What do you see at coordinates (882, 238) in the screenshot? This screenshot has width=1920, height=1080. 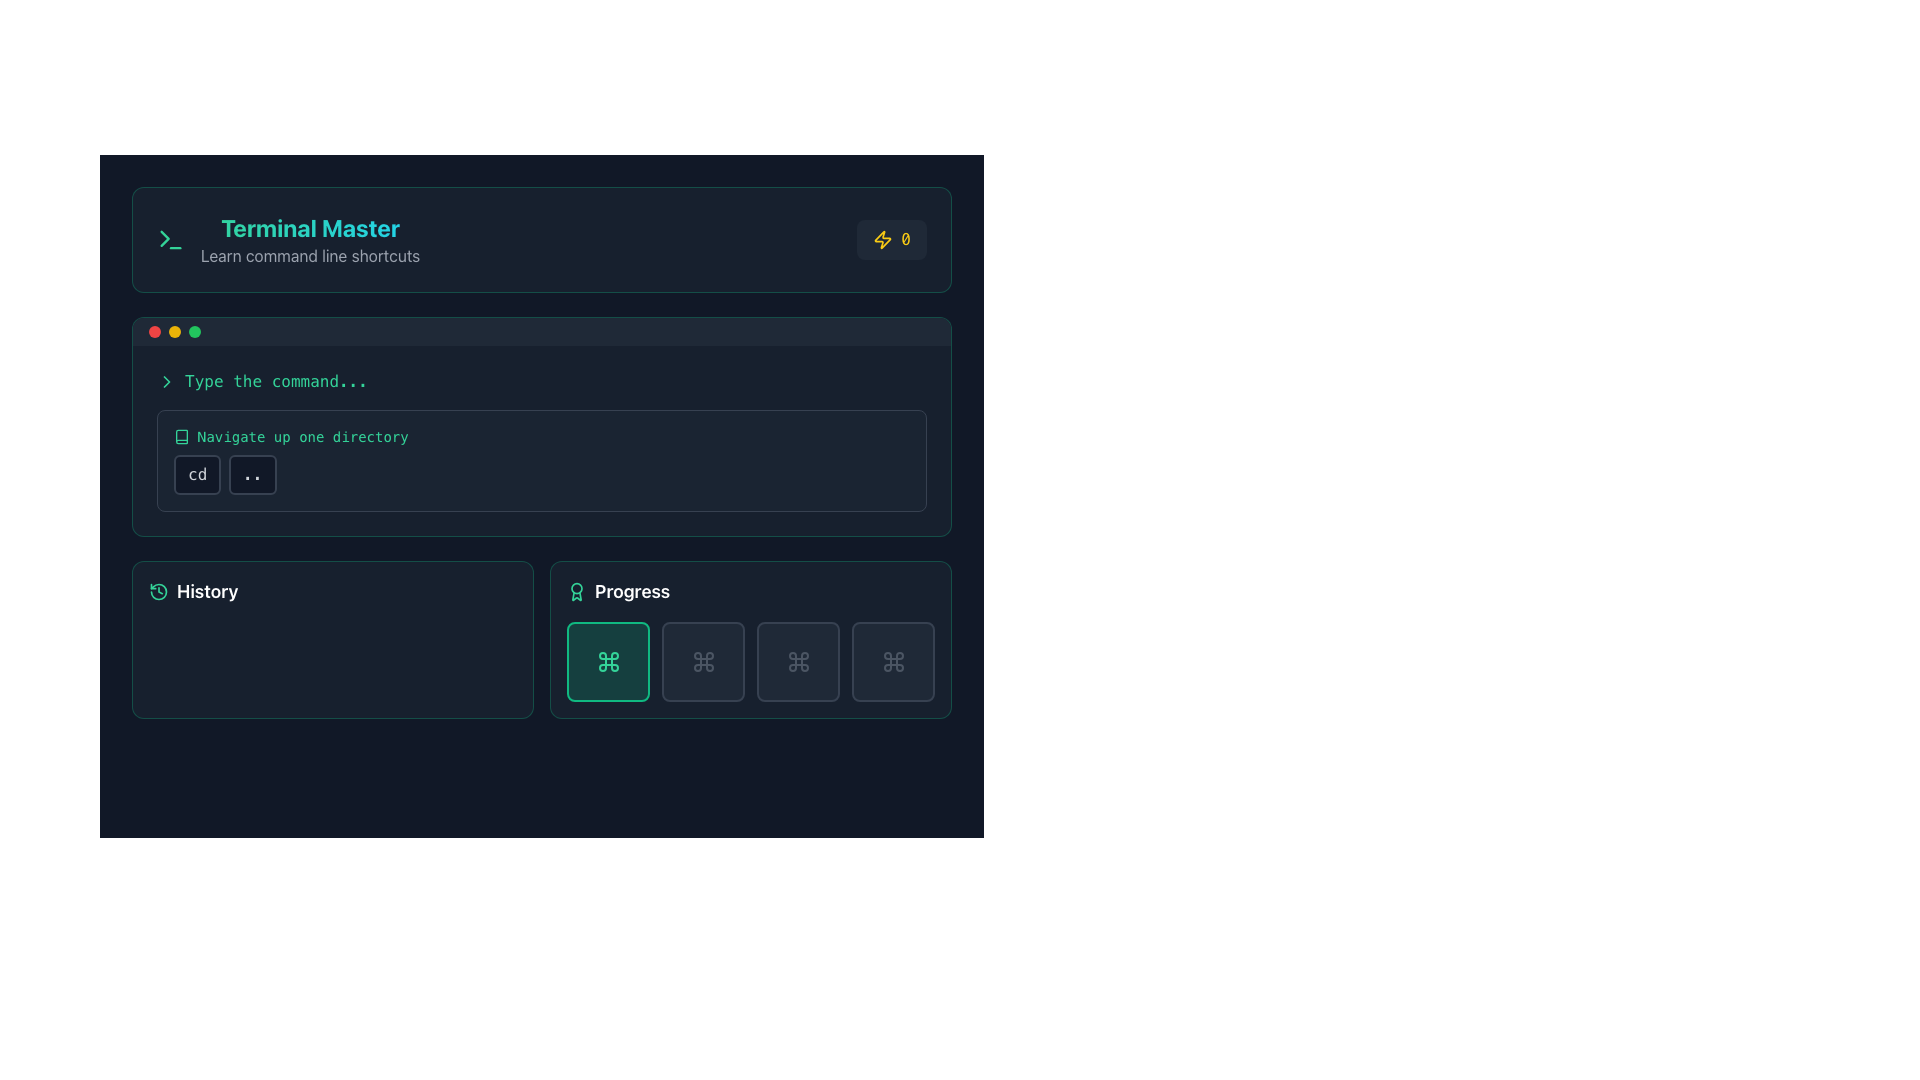 I see `the small yellow lightning bolt icon located at the top right corner of the application interface, which is part of a horizontally aligned group of three elements` at bounding box center [882, 238].